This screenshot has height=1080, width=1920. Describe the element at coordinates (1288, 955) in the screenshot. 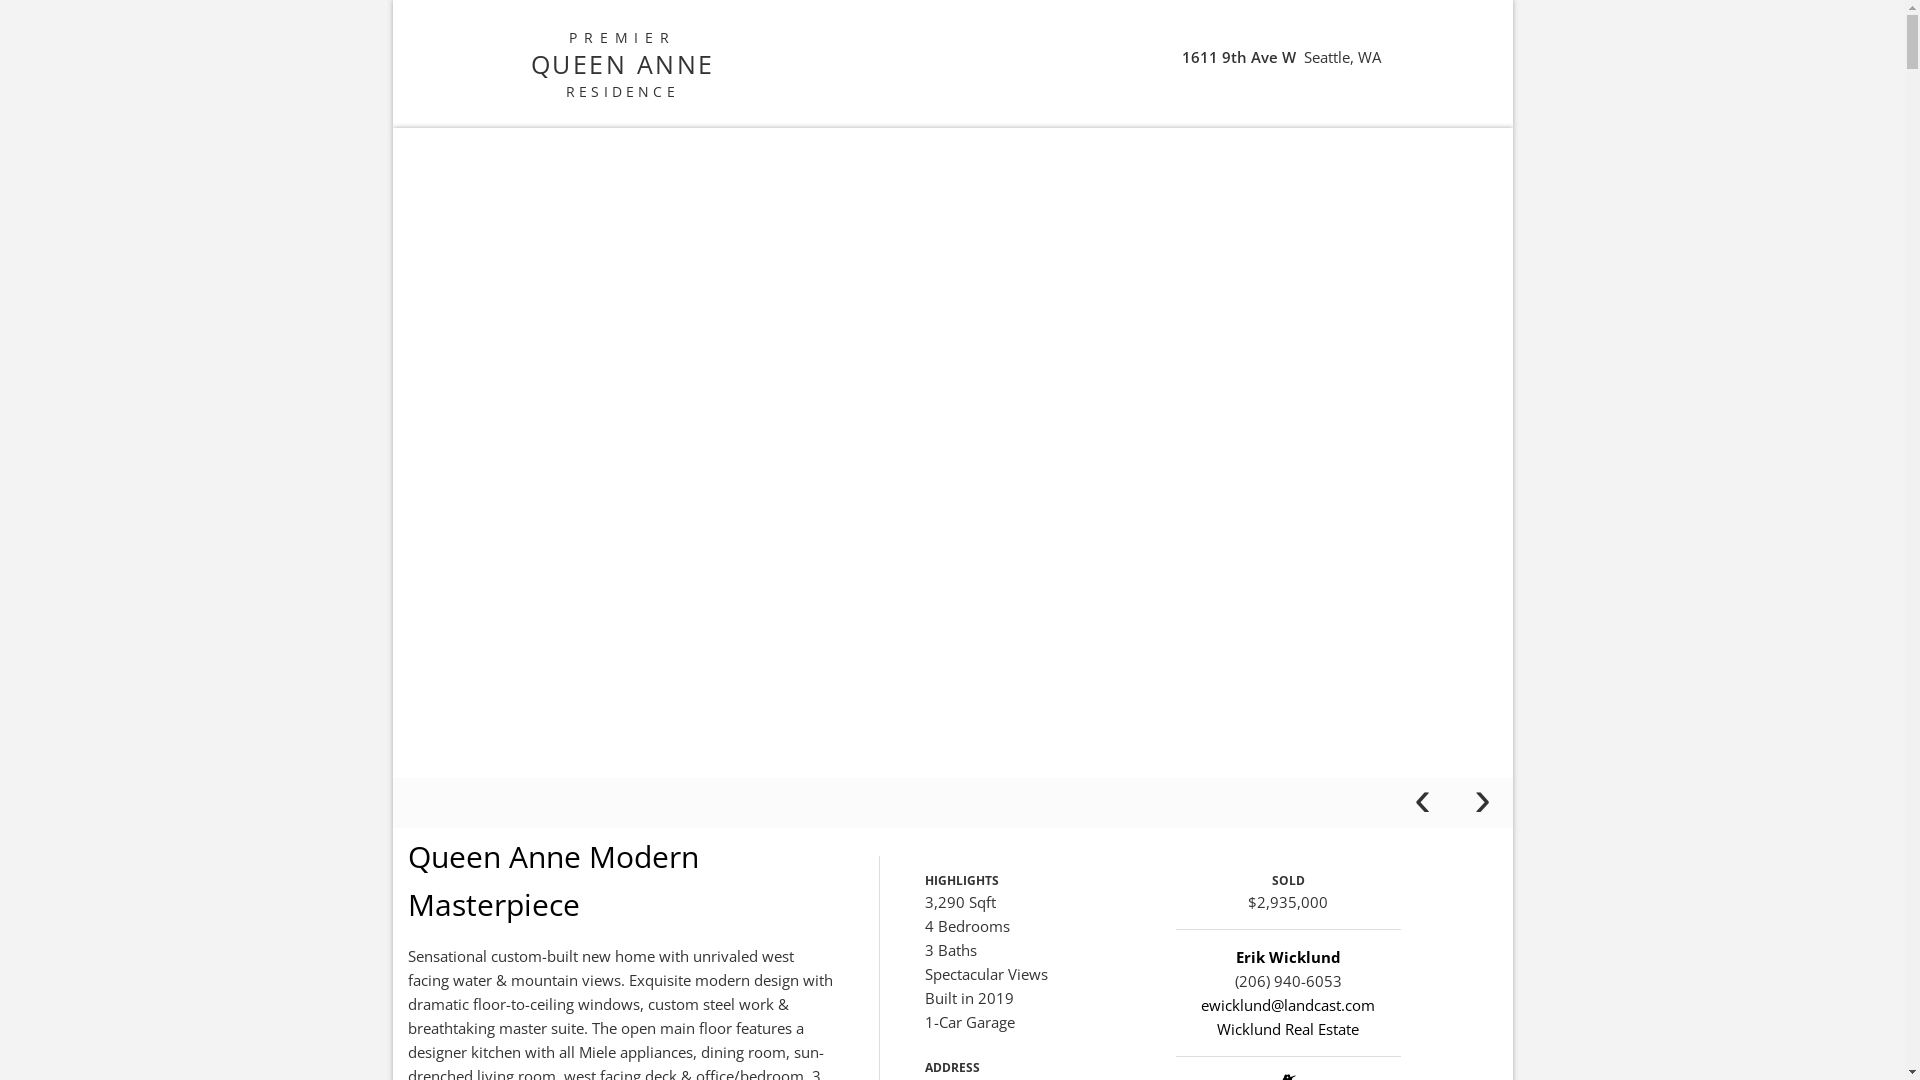

I see `'Erik Wicklund'` at that location.